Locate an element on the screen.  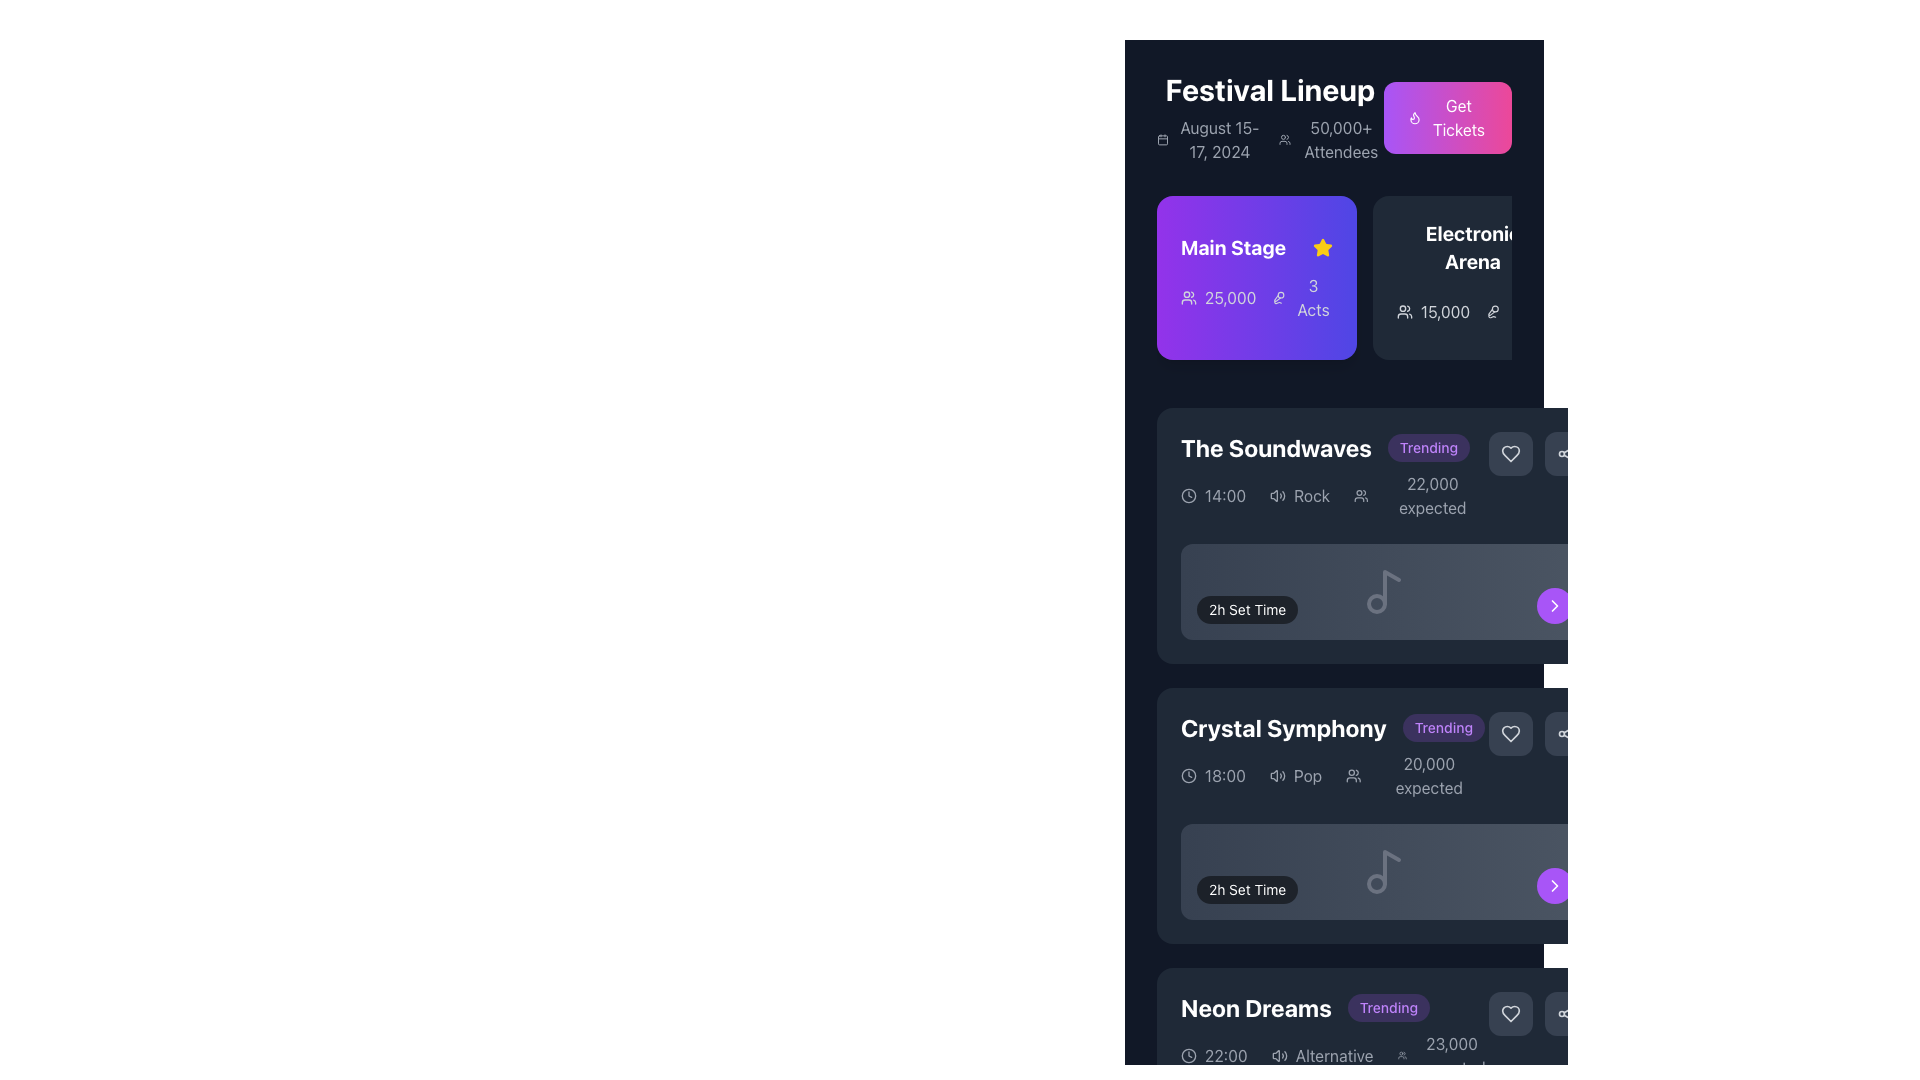
the chevron icon located in the purple circular button on the right end of the 'Crystal Symphony' section is located at coordinates (1554, 885).